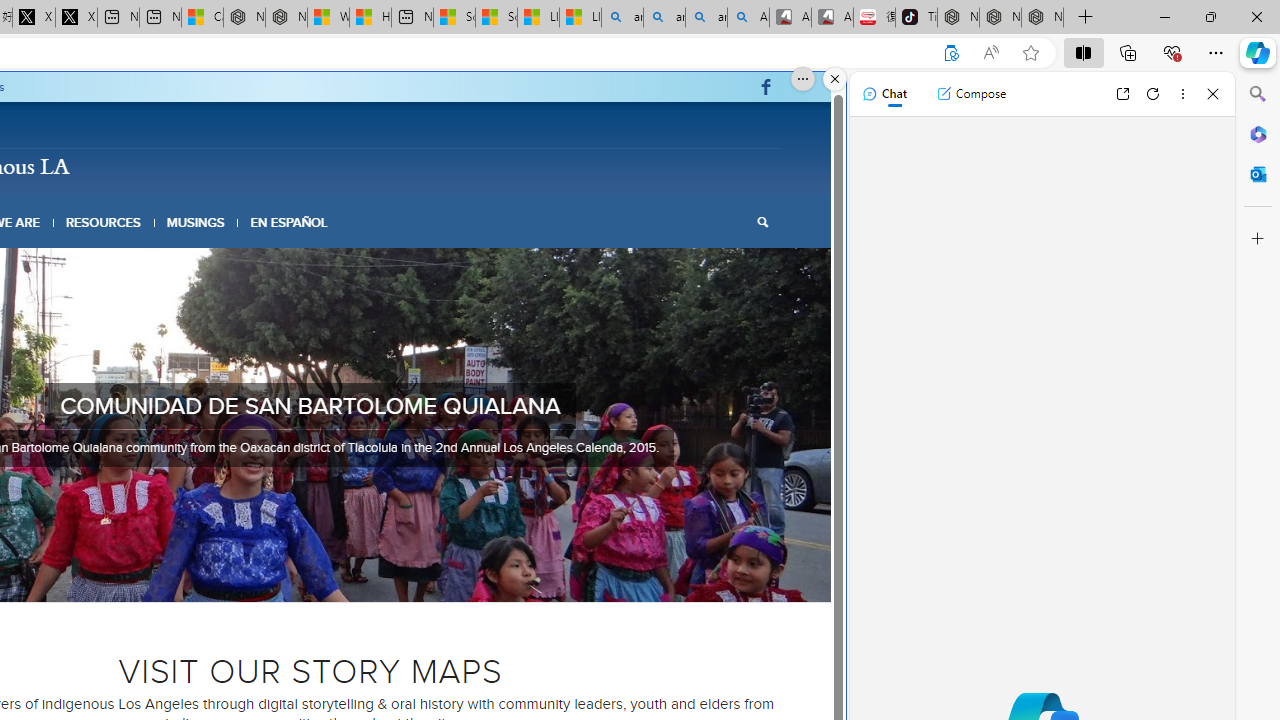  Describe the element at coordinates (706, 17) in the screenshot. I see `'amazon - Search Images'` at that location.